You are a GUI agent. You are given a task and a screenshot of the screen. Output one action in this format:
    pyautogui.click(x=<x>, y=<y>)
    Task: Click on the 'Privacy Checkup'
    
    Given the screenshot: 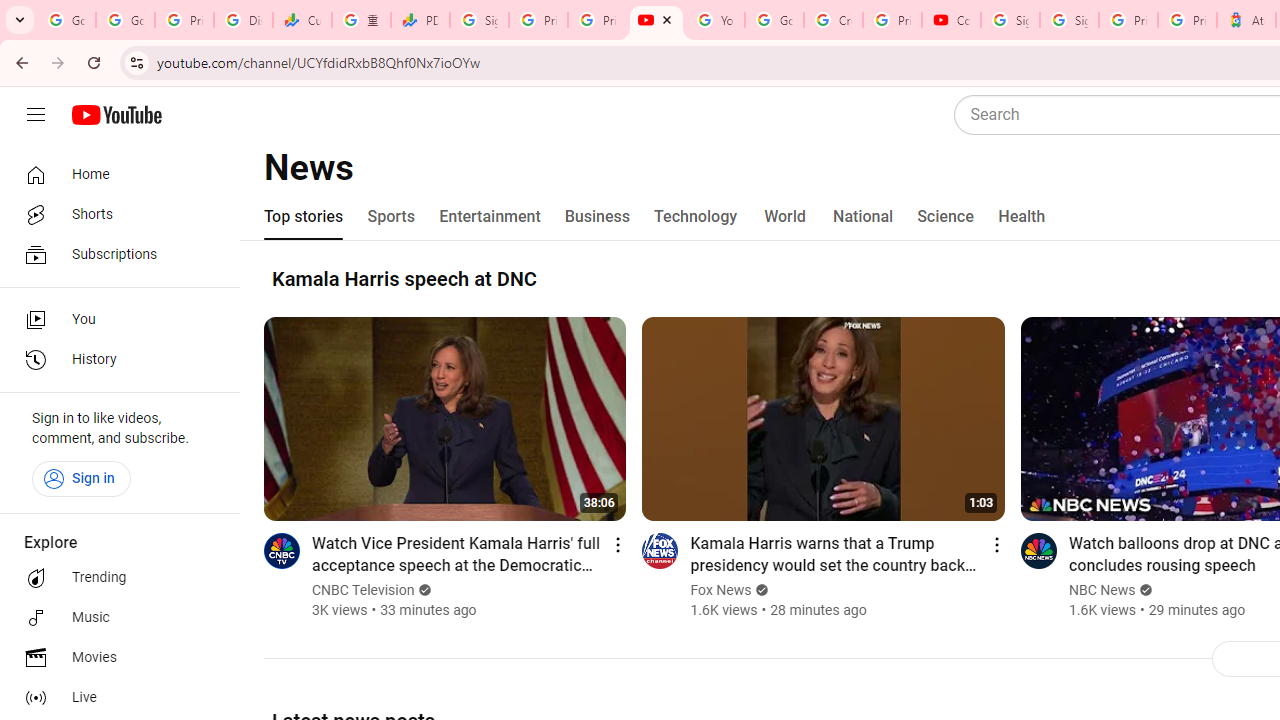 What is the action you would take?
    pyautogui.click(x=596, y=20)
    